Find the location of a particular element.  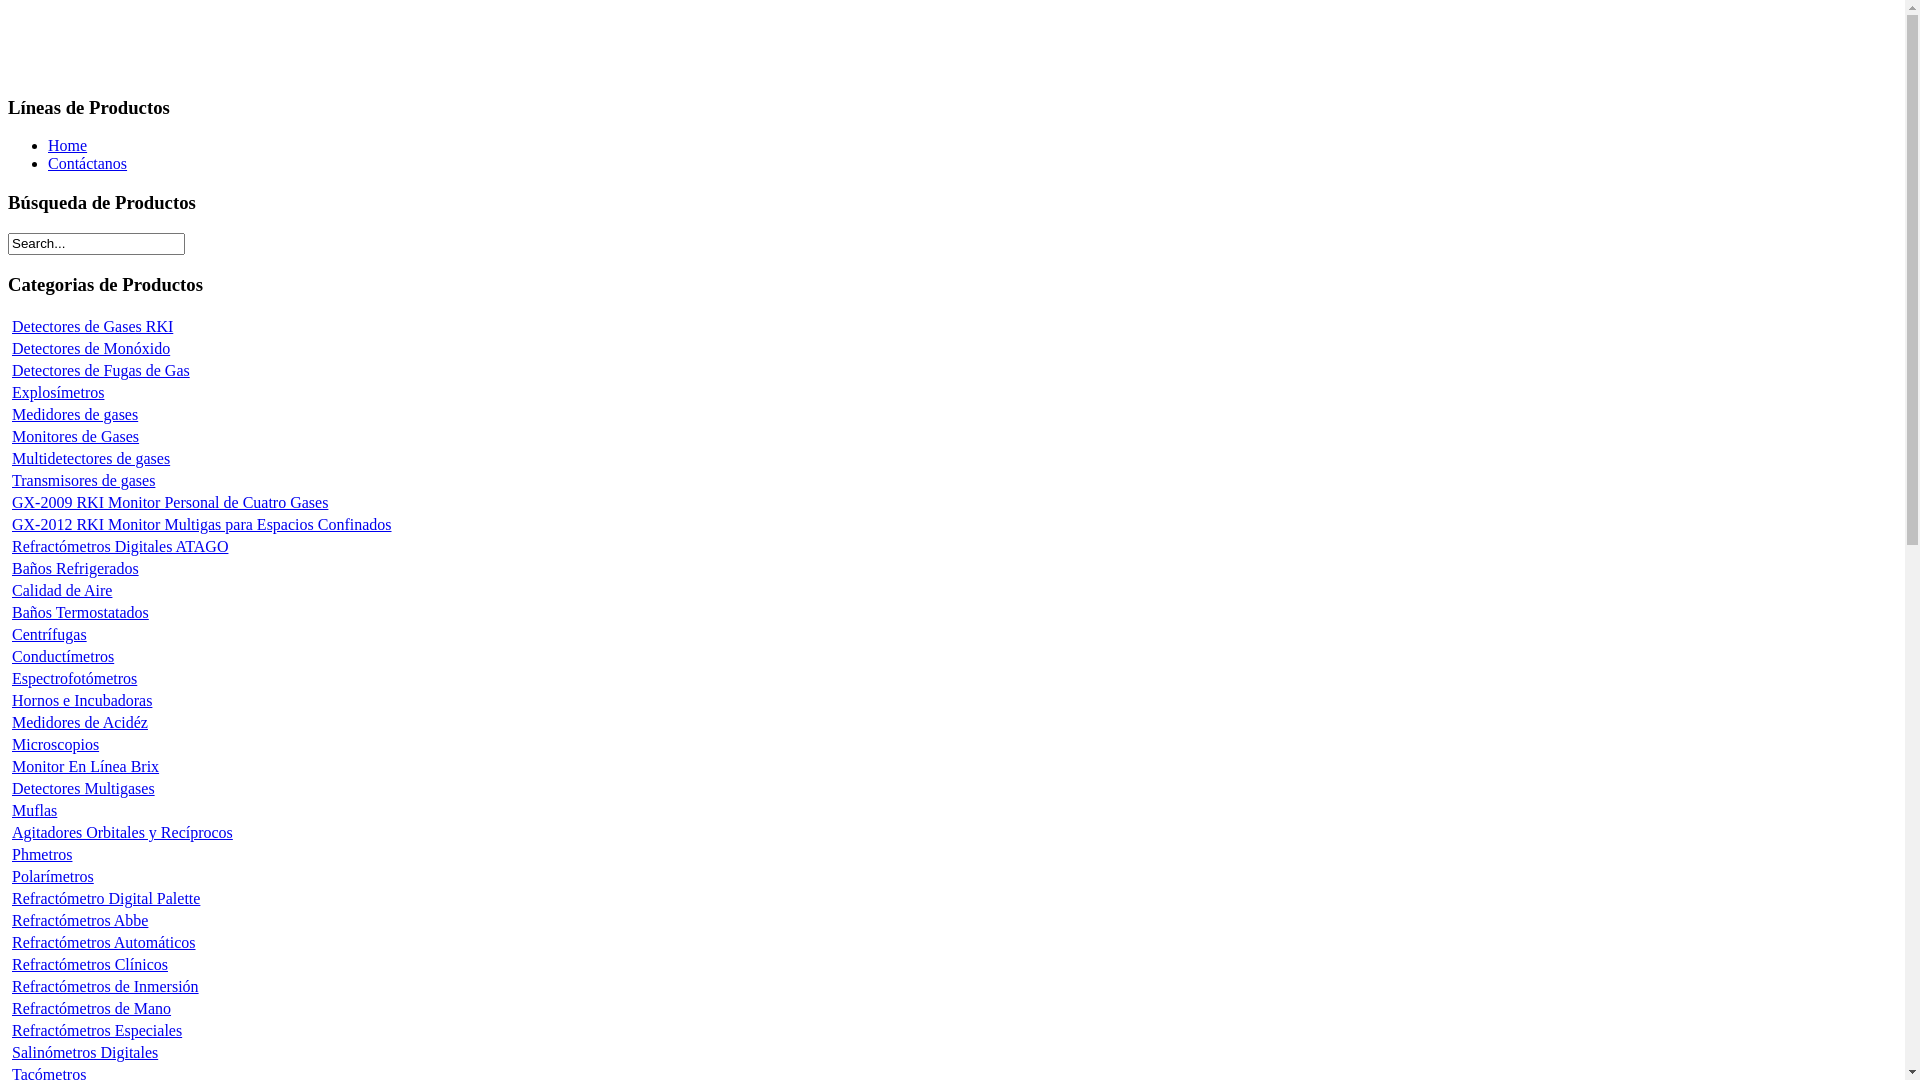

'Hornos e Incubadoras' is located at coordinates (80, 699).